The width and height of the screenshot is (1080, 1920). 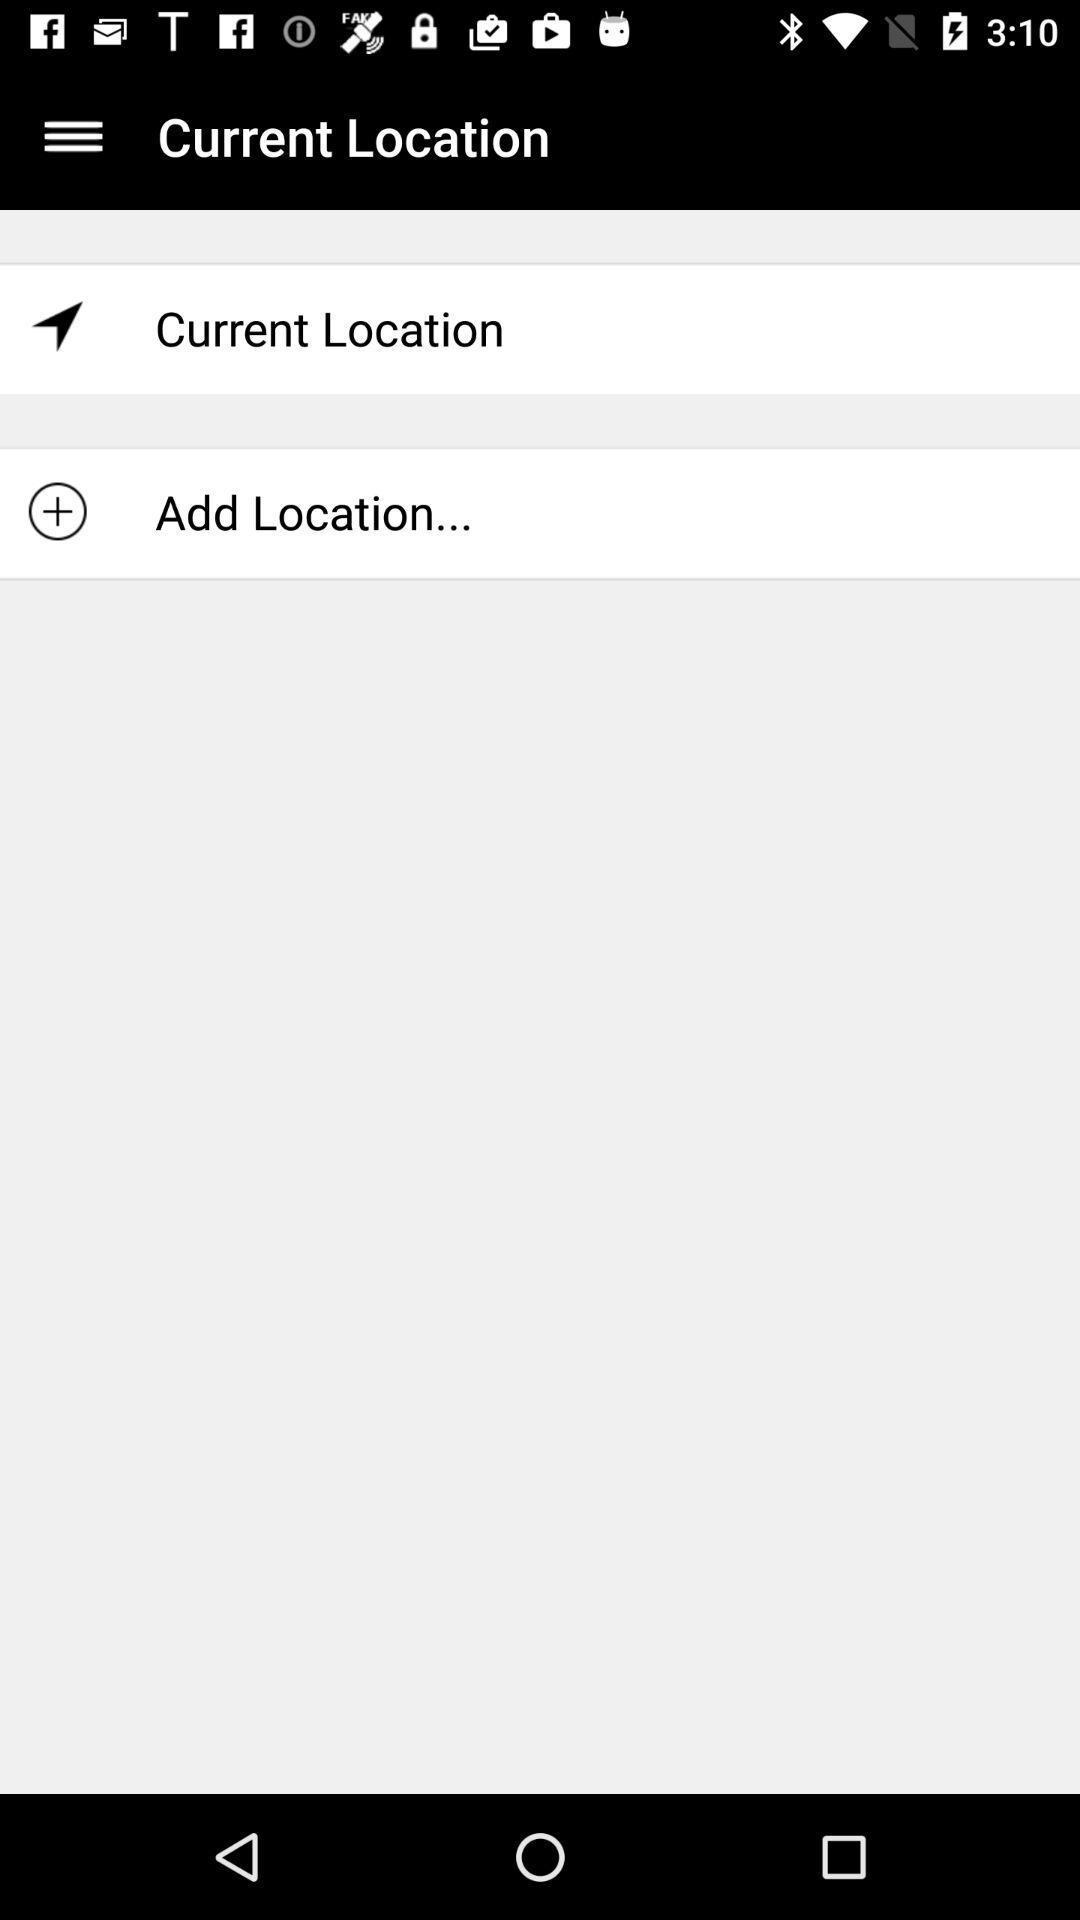 What do you see at coordinates (72, 135) in the screenshot?
I see `the menu icon` at bounding box center [72, 135].